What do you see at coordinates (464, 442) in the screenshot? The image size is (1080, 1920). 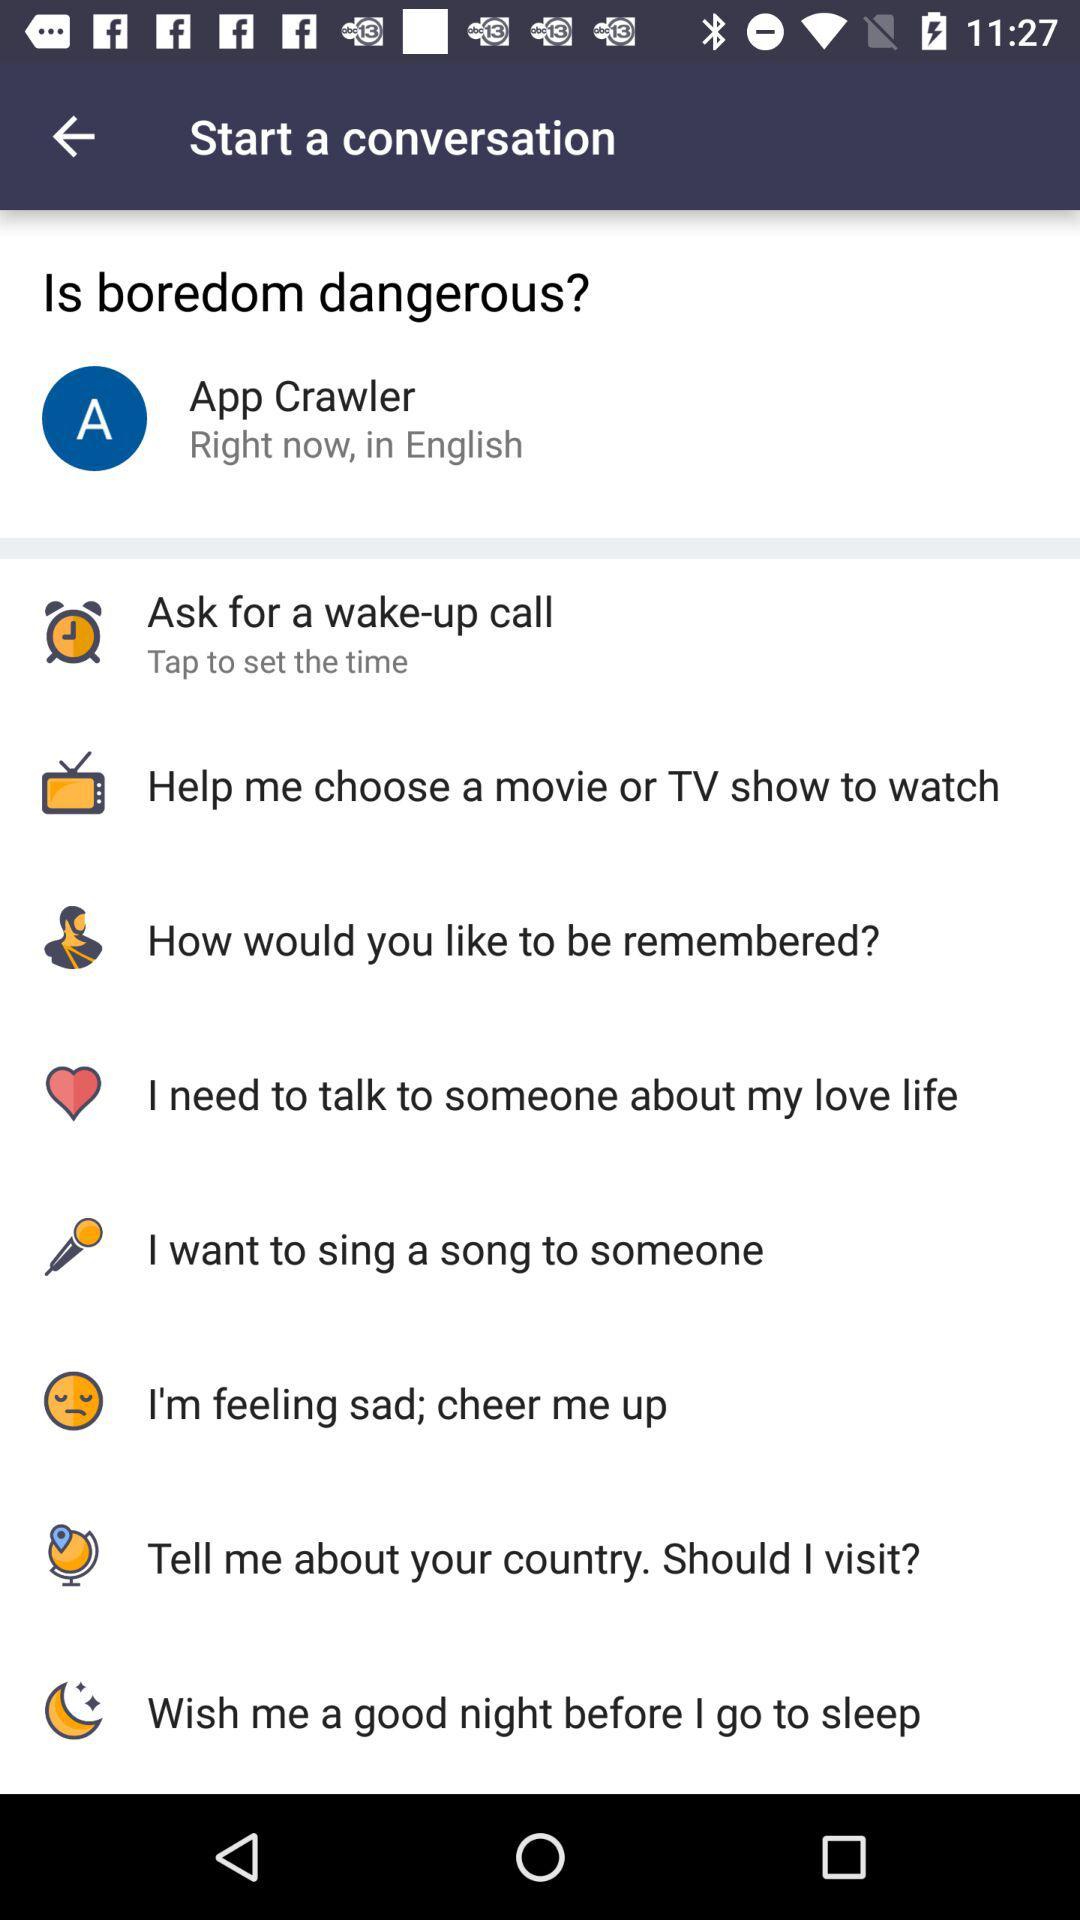 I see `item next to right now, in icon` at bounding box center [464, 442].